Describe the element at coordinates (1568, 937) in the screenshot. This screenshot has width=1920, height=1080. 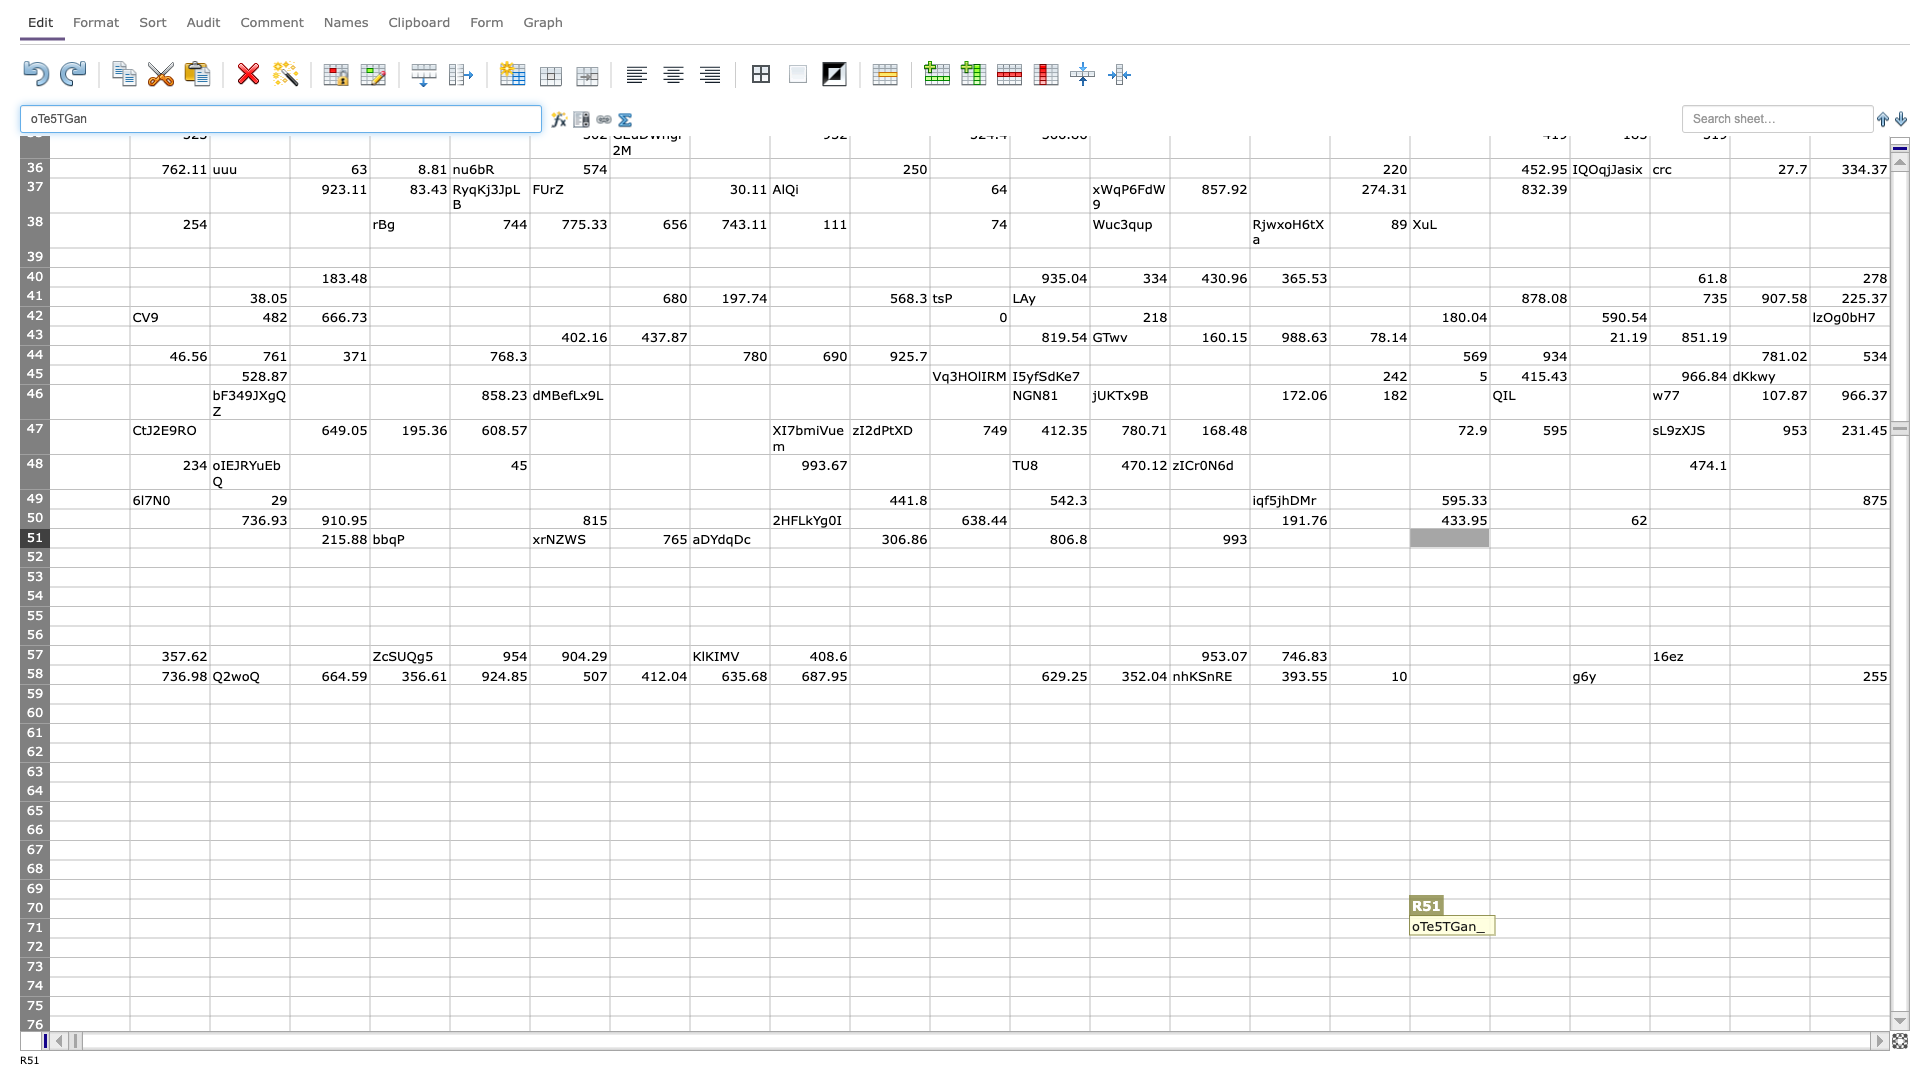
I see `Fill handle of cell S-71` at that location.